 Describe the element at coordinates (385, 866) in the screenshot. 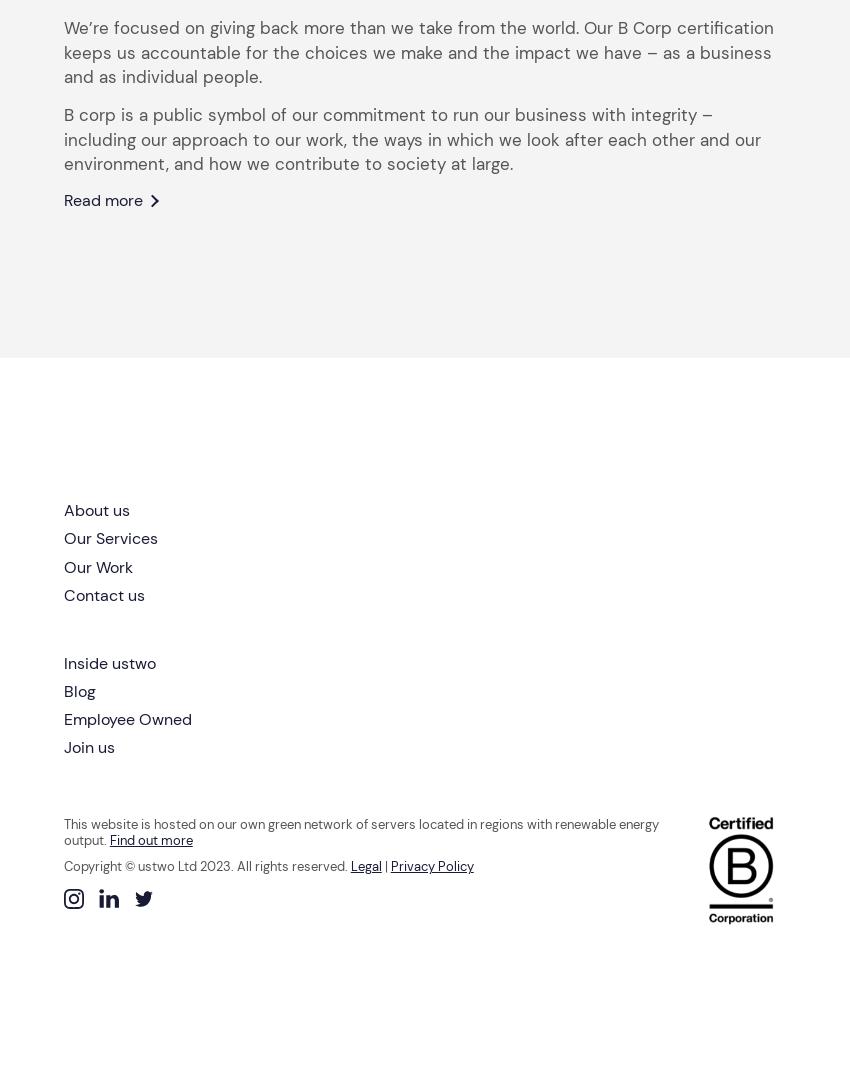

I see `'|'` at that location.